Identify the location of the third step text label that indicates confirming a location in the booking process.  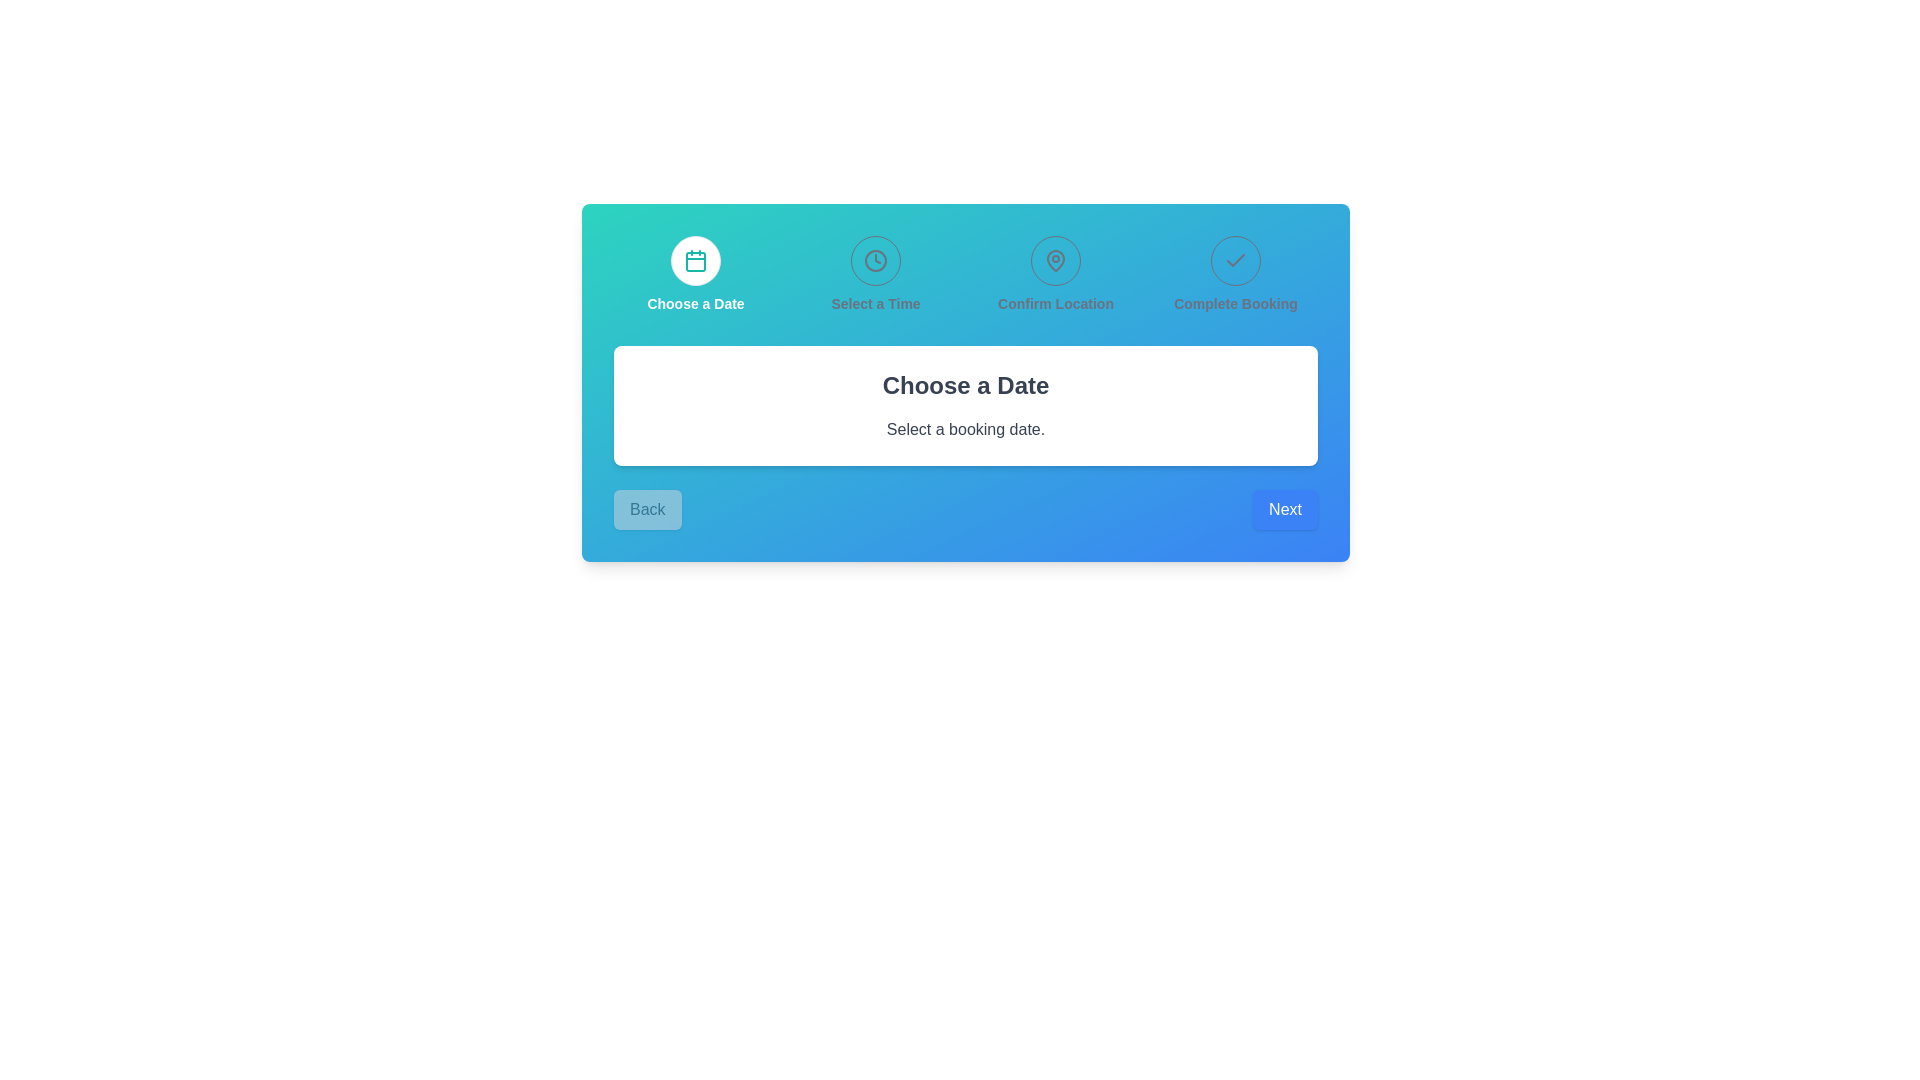
(1055, 304).